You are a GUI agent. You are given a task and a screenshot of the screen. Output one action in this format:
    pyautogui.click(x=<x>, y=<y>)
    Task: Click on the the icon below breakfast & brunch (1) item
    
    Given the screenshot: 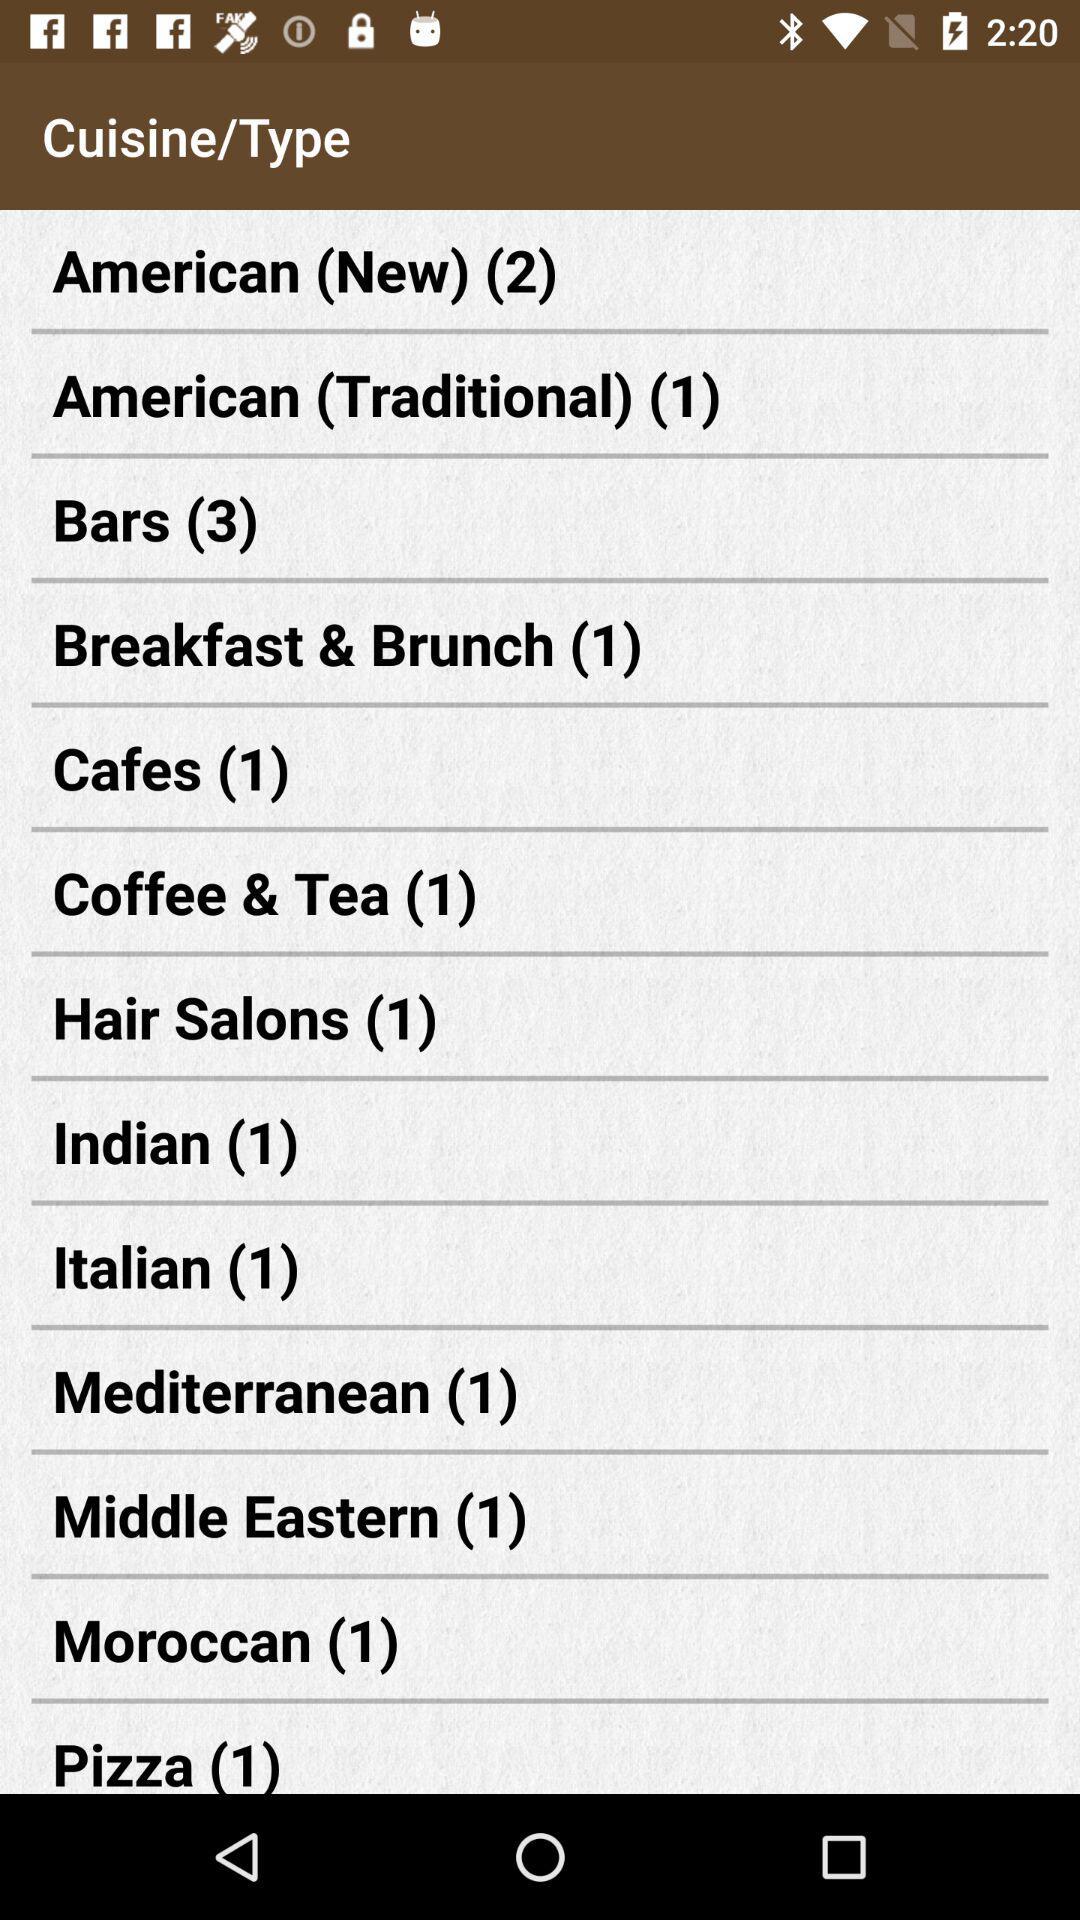 What is the action you would take?
    pyautogui.click(x=540, y=766)
    